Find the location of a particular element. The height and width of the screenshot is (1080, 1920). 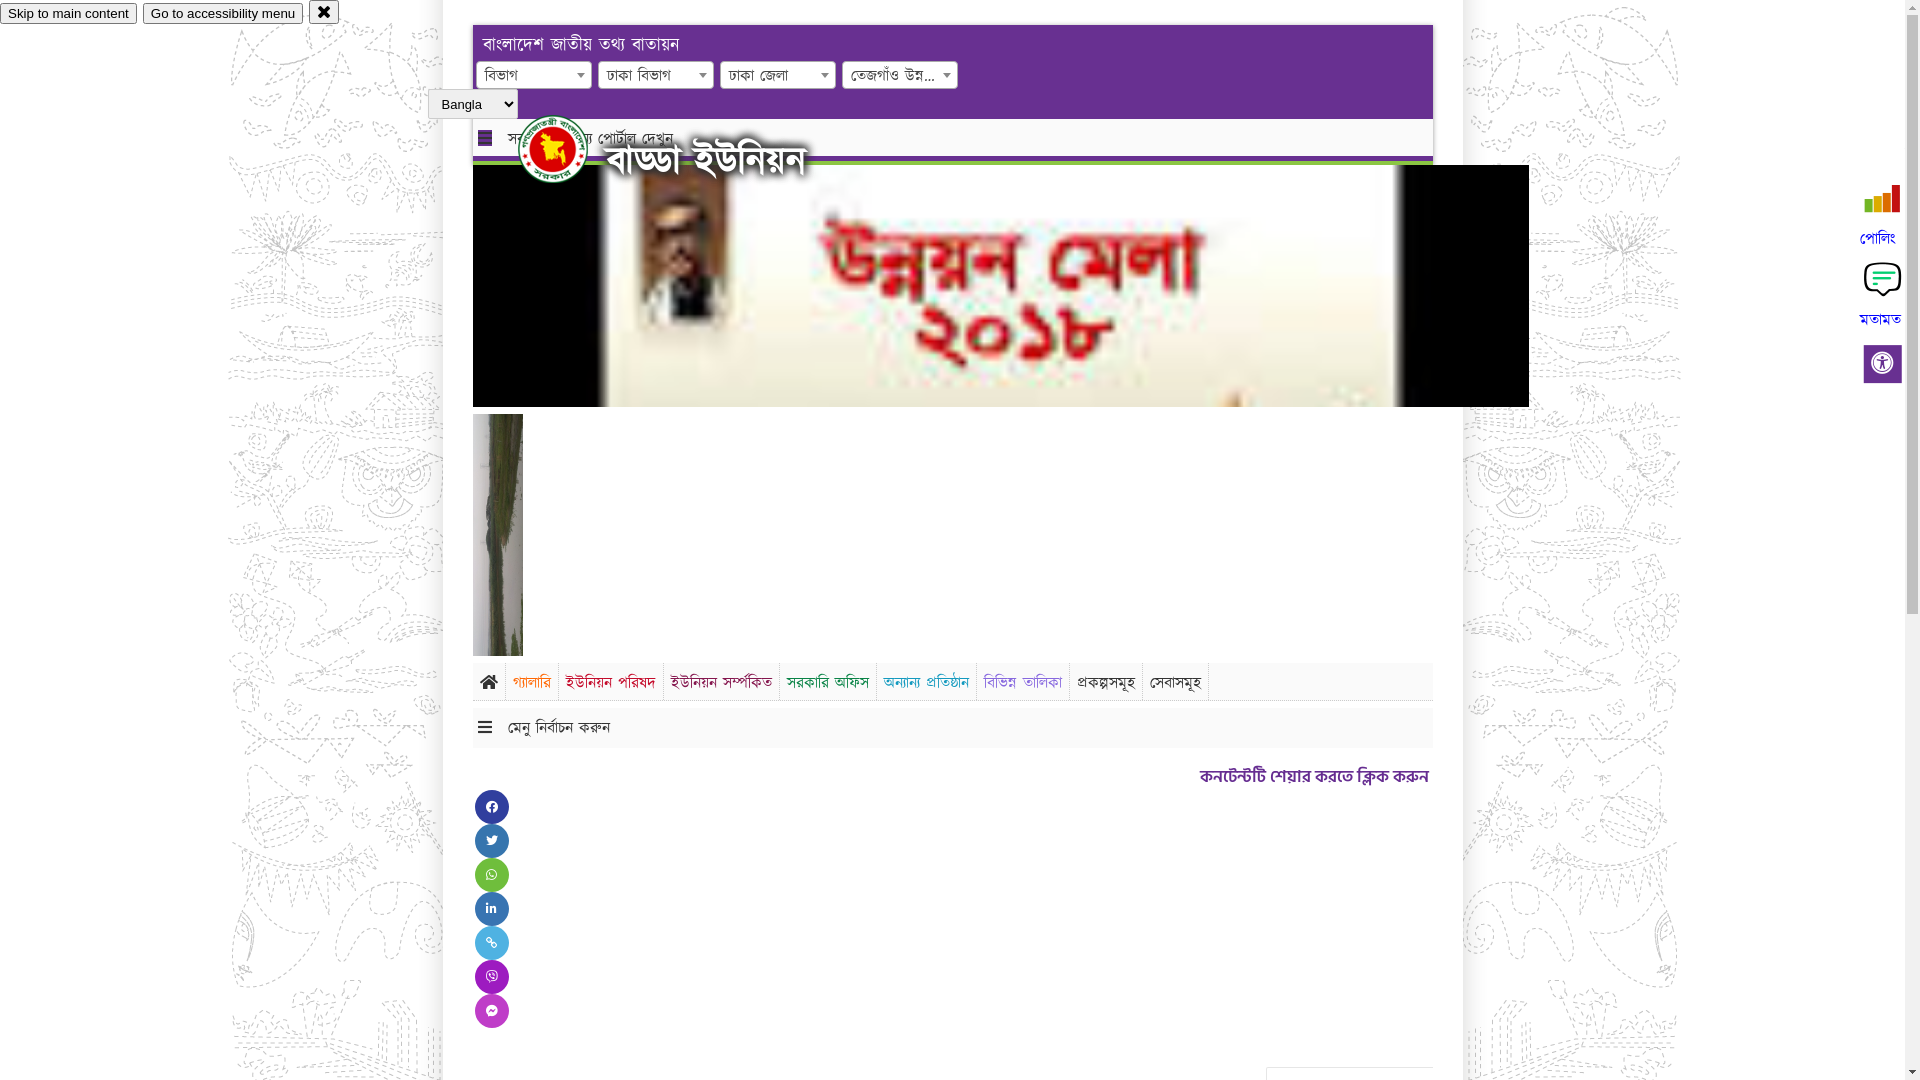

'Go to accessibility menu' is located at coordinates (142, 13).